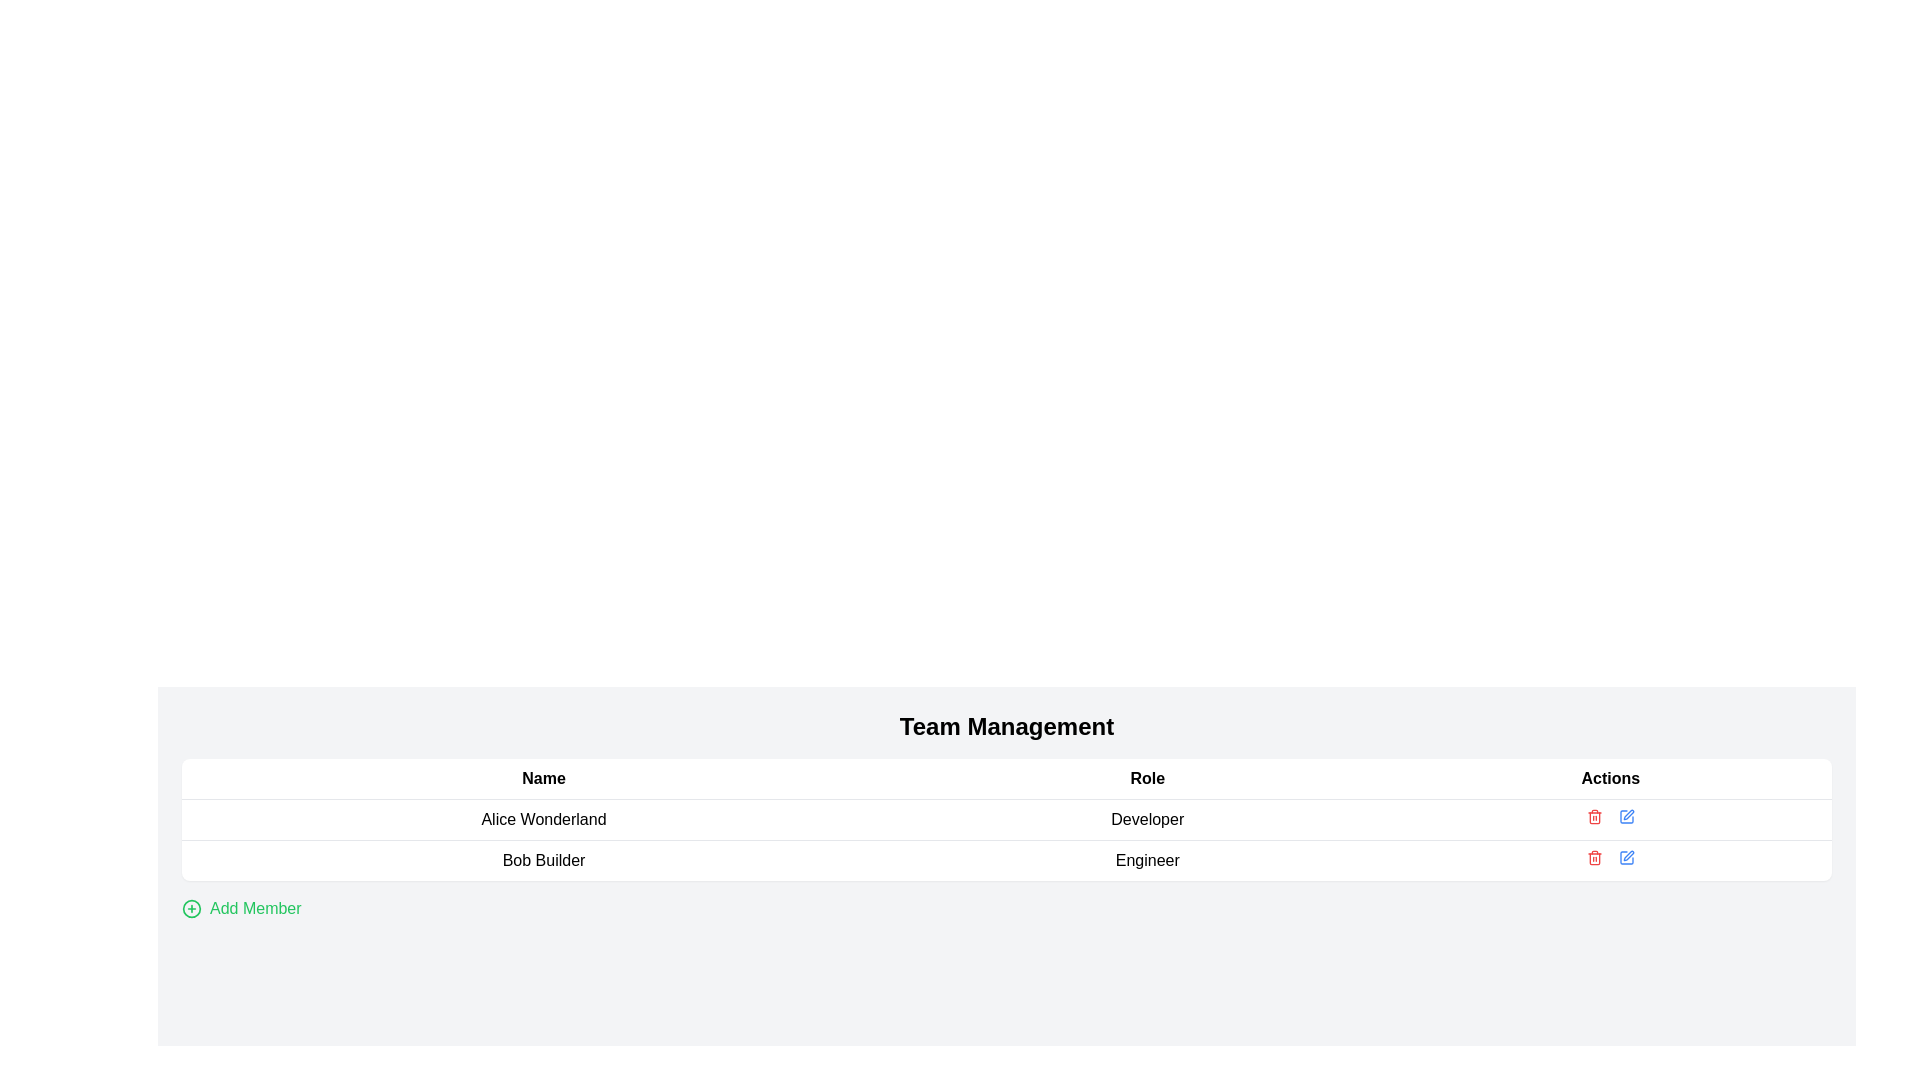 This screenshot has width=1920, height=1080. What do you see at coordinates (1147, 820) in the screenshot?
I see `text 'Developer' from the Text field in the 'Role' column associated with 'Alice Wonderland' in the second row of the table` at bounding box center [1147, 820].